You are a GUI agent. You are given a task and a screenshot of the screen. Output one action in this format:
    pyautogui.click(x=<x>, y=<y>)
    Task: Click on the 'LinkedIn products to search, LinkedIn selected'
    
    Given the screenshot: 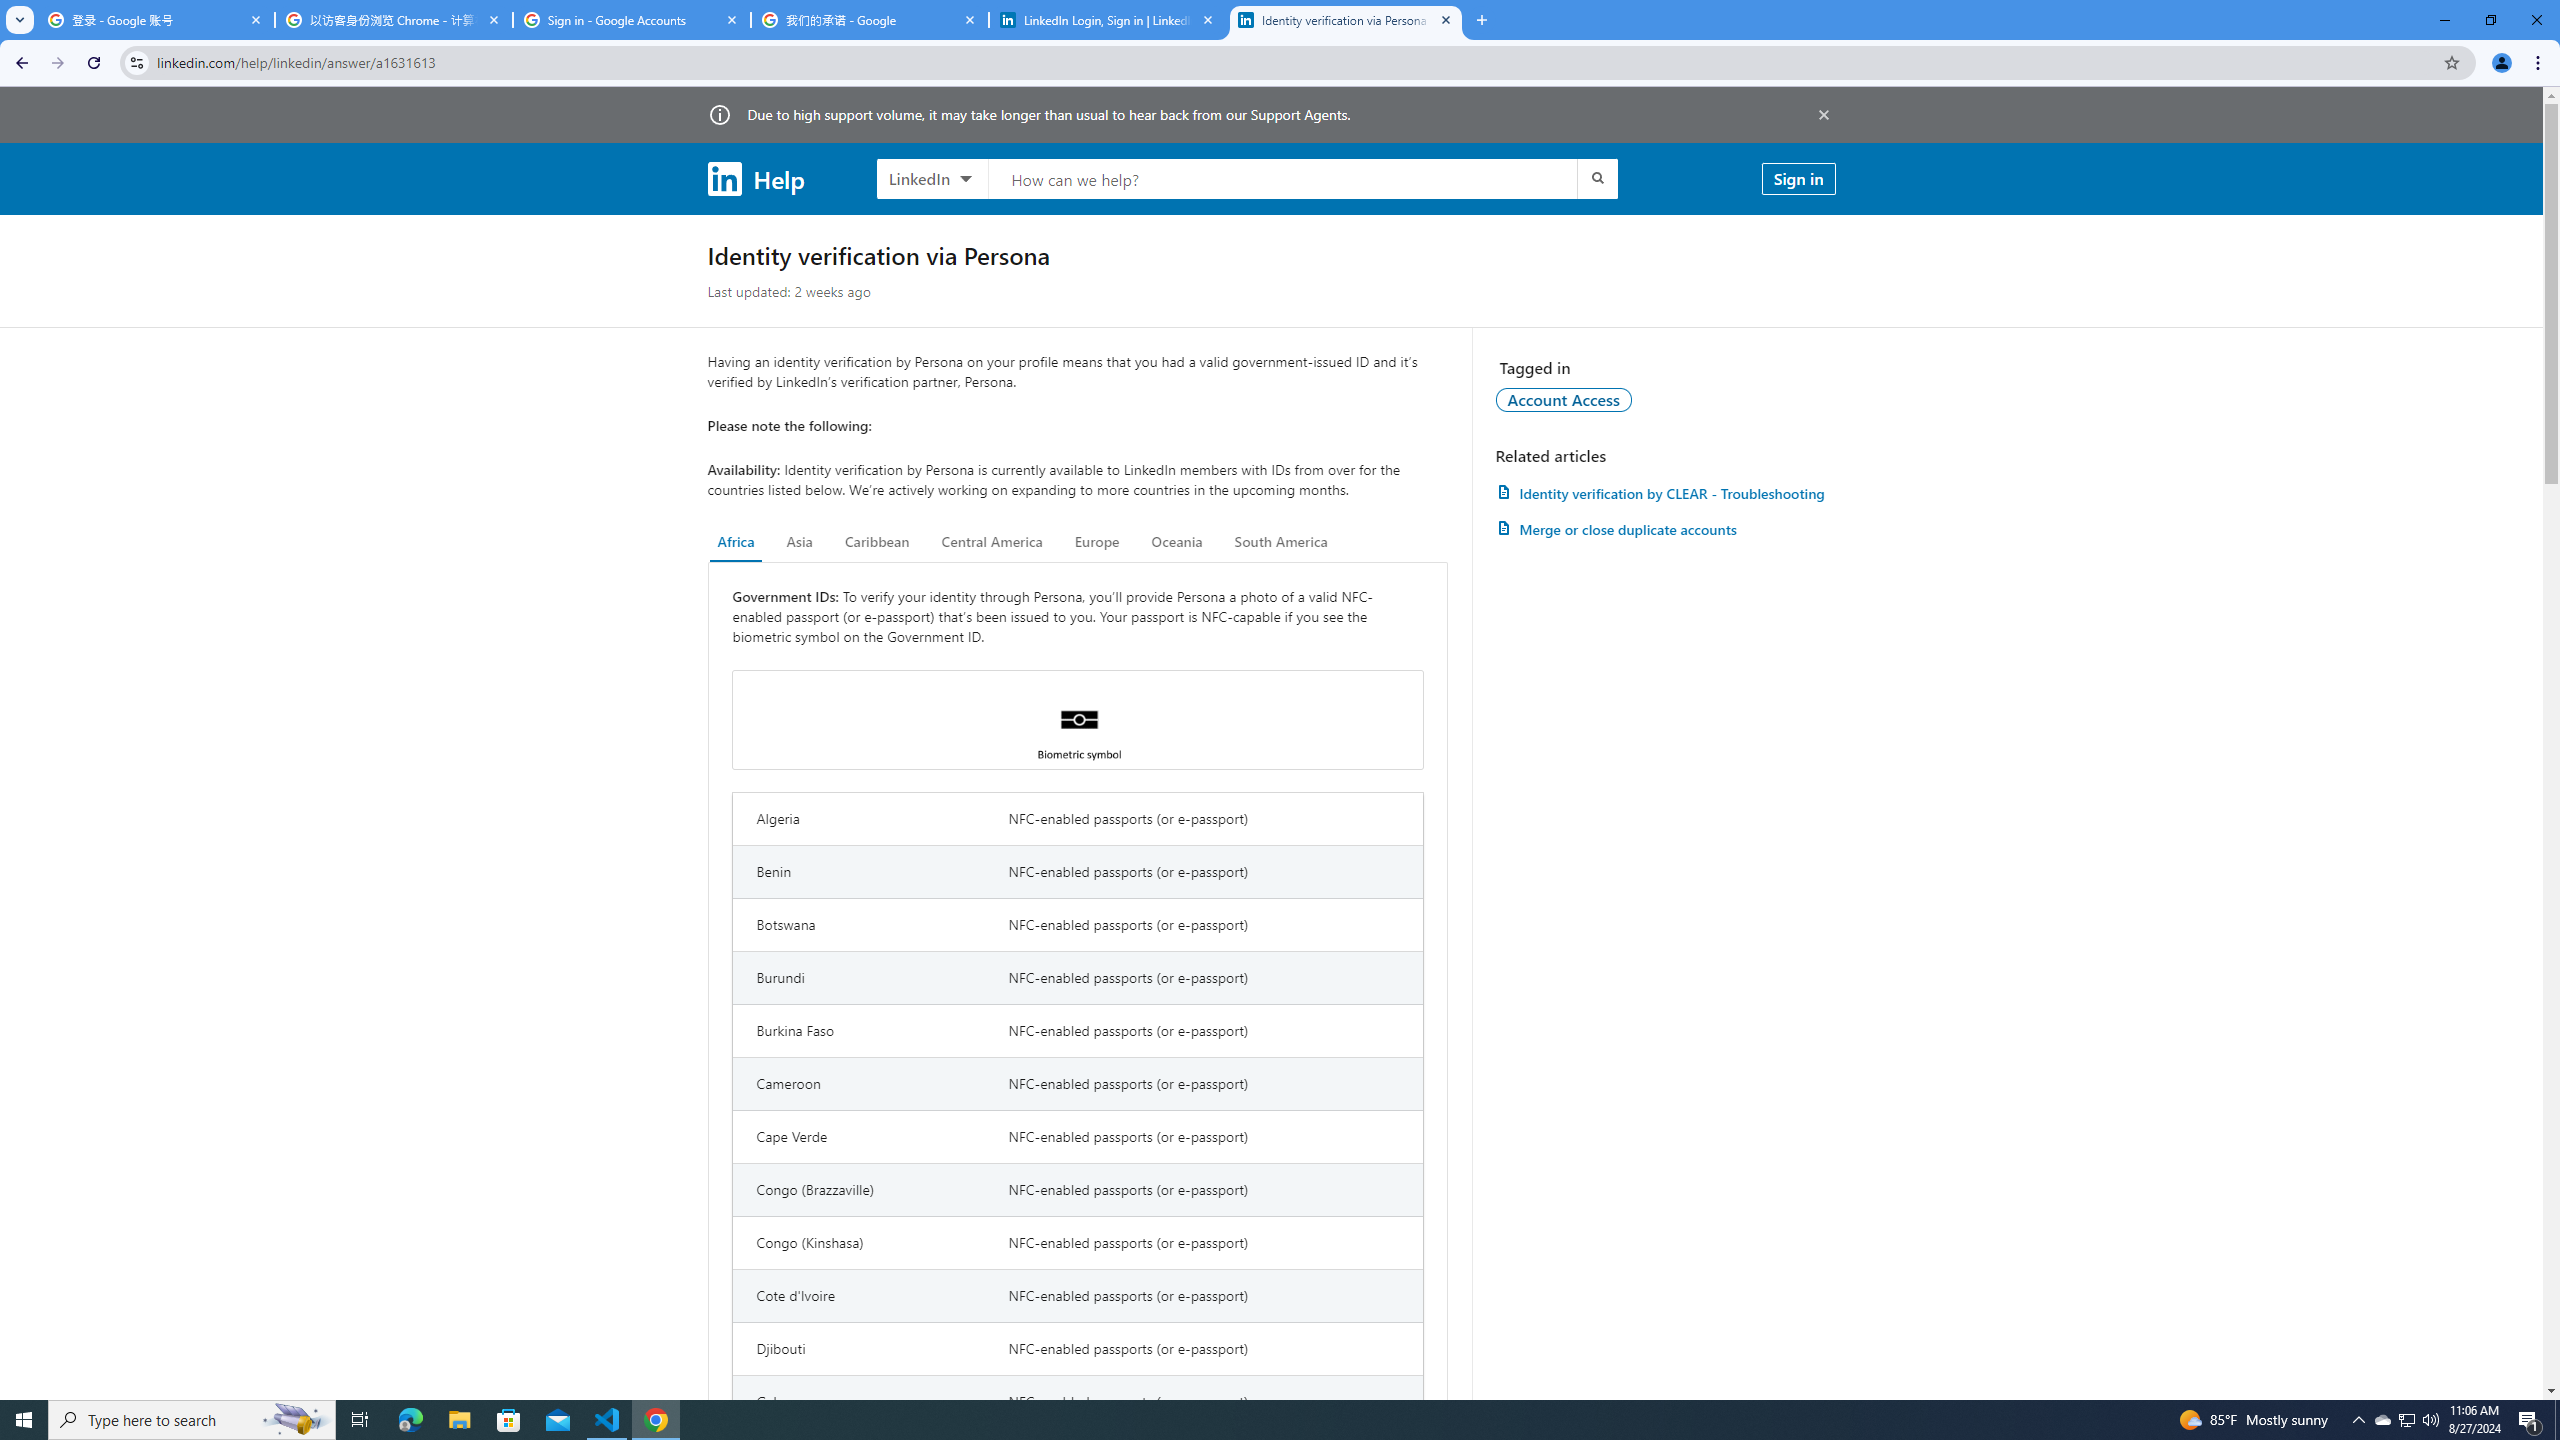 What is the action you would take?
    pyautogui.click(x=933, y=177)
    